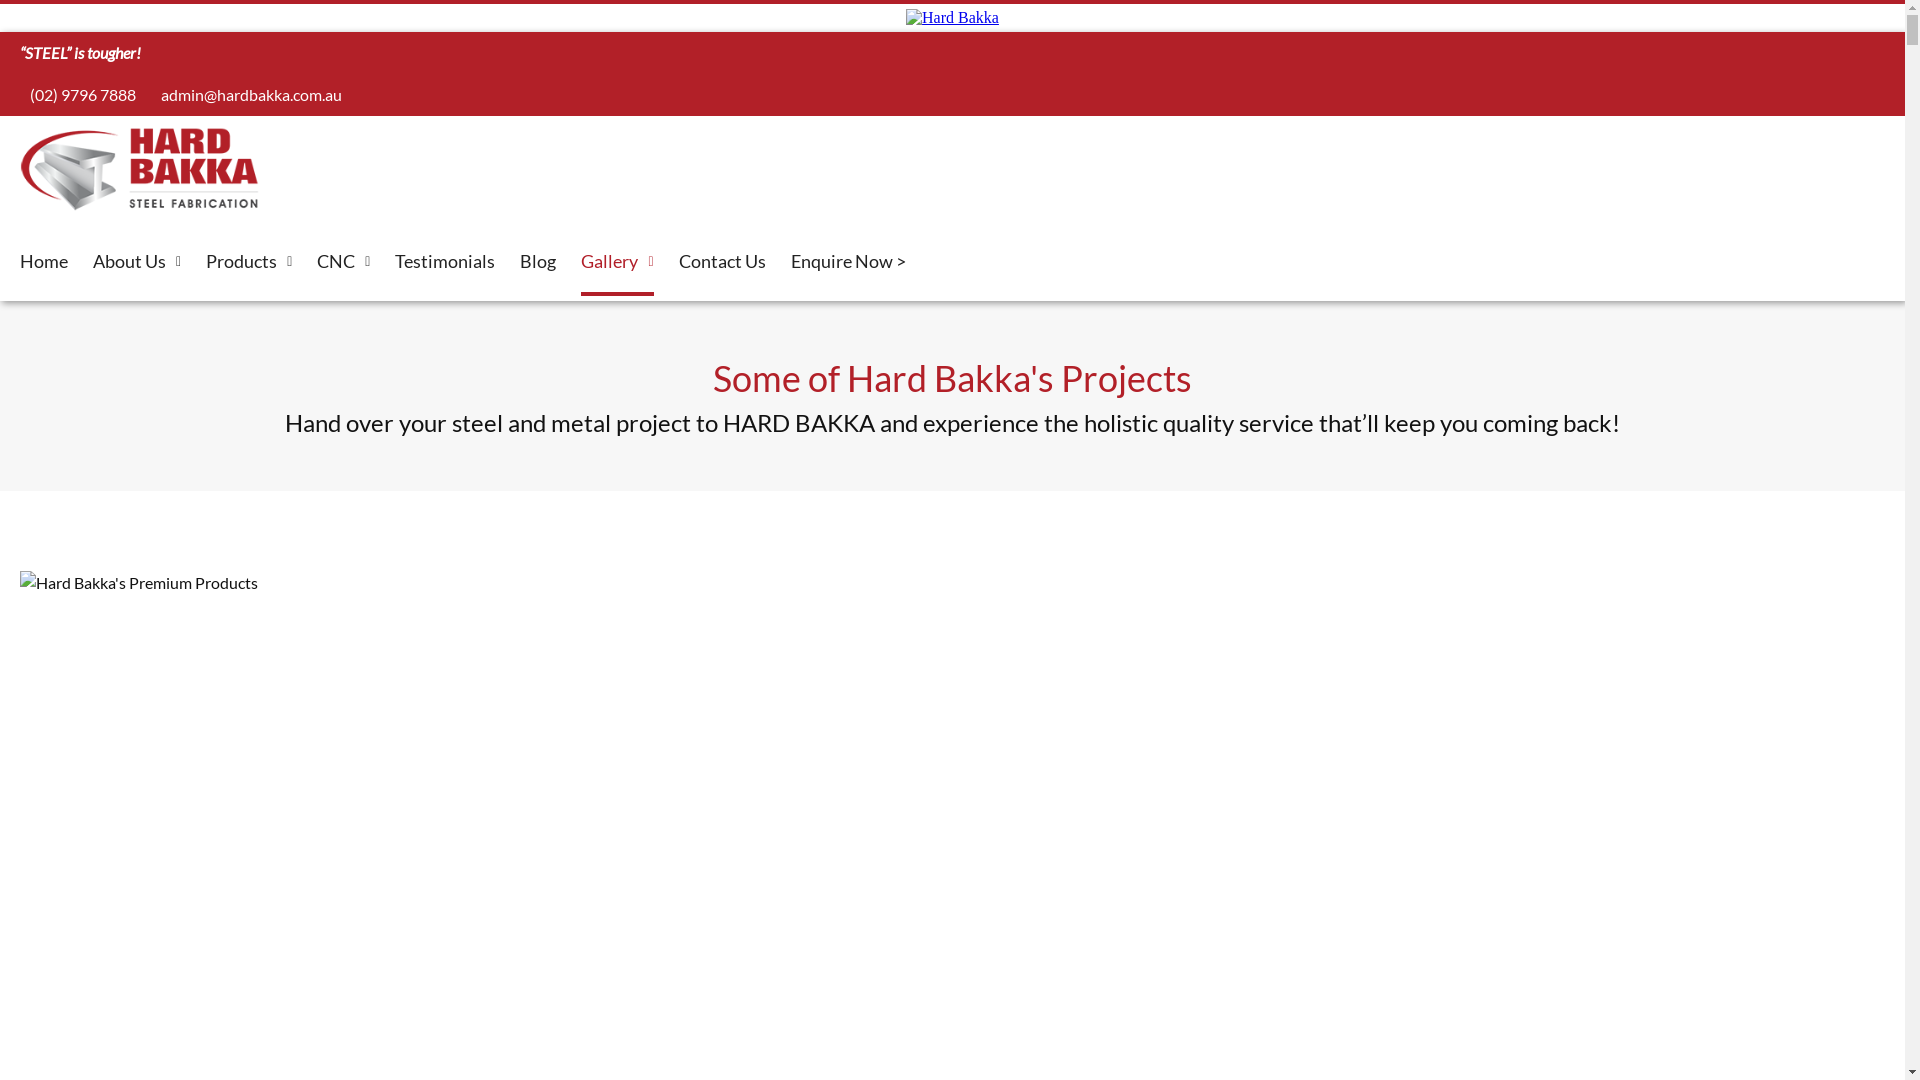 The image size is (1920, 1080). What do you see at coordinates (343, 262) in the screenshot?
I see `'CNC'` at bounding box center [343, 262].